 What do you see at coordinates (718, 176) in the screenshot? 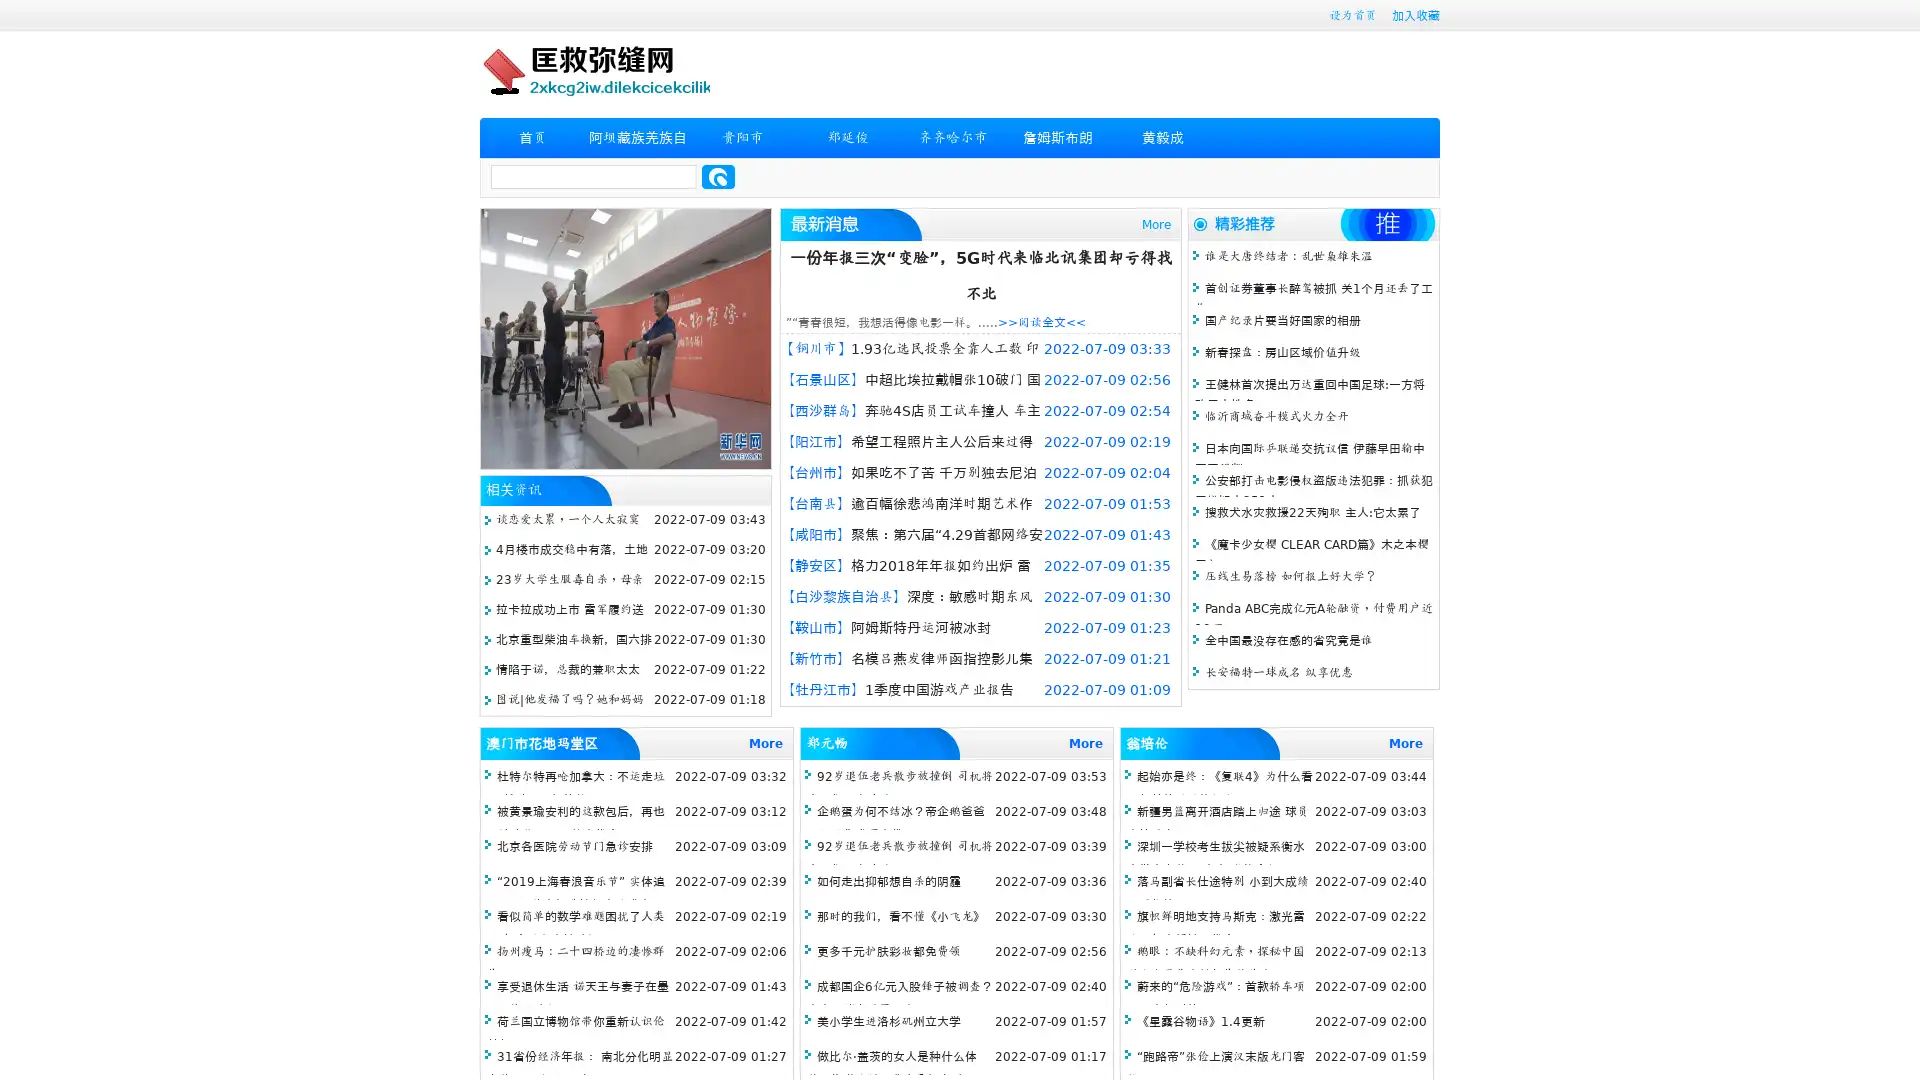
I see `Search` at bounding box center [718, 176].